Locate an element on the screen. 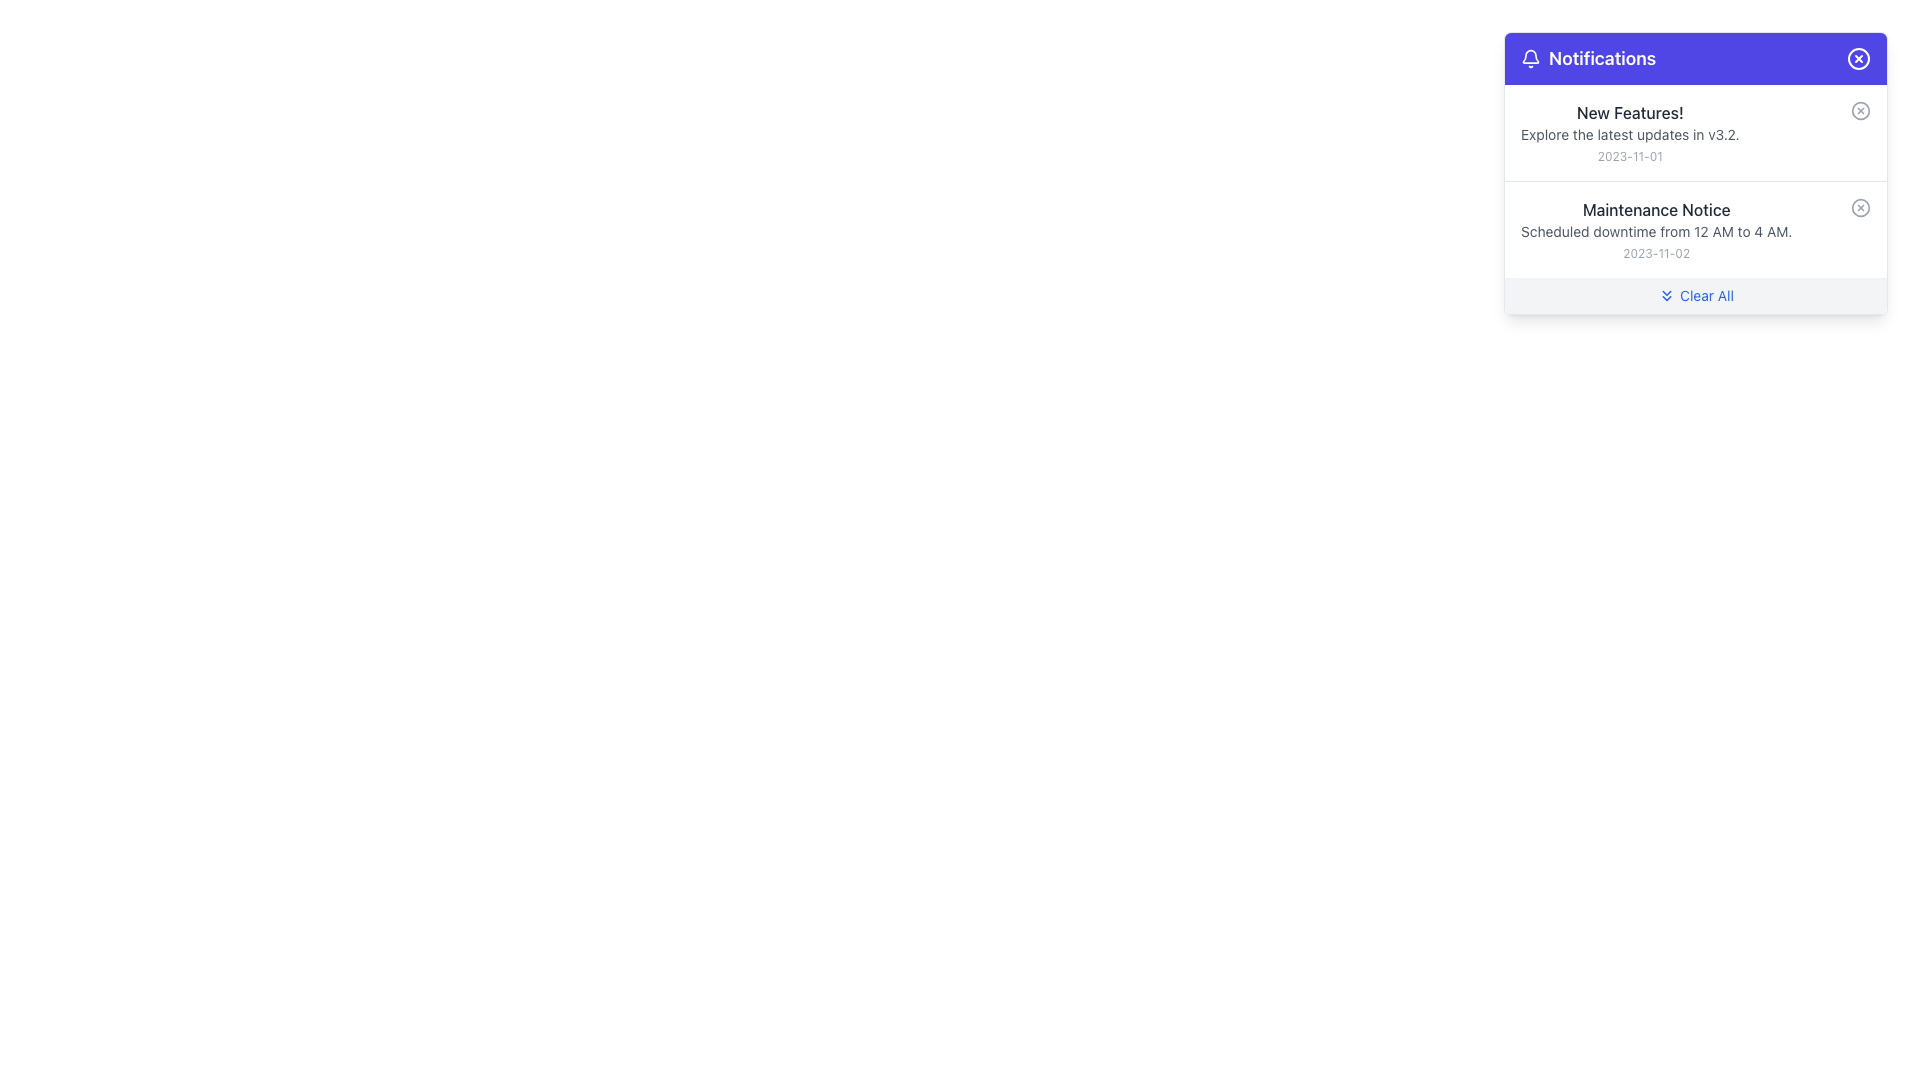 The image size is (1920, 1080). the close button located in the upper-right corner of the notification header bar is located at coordinates (1857, 57).